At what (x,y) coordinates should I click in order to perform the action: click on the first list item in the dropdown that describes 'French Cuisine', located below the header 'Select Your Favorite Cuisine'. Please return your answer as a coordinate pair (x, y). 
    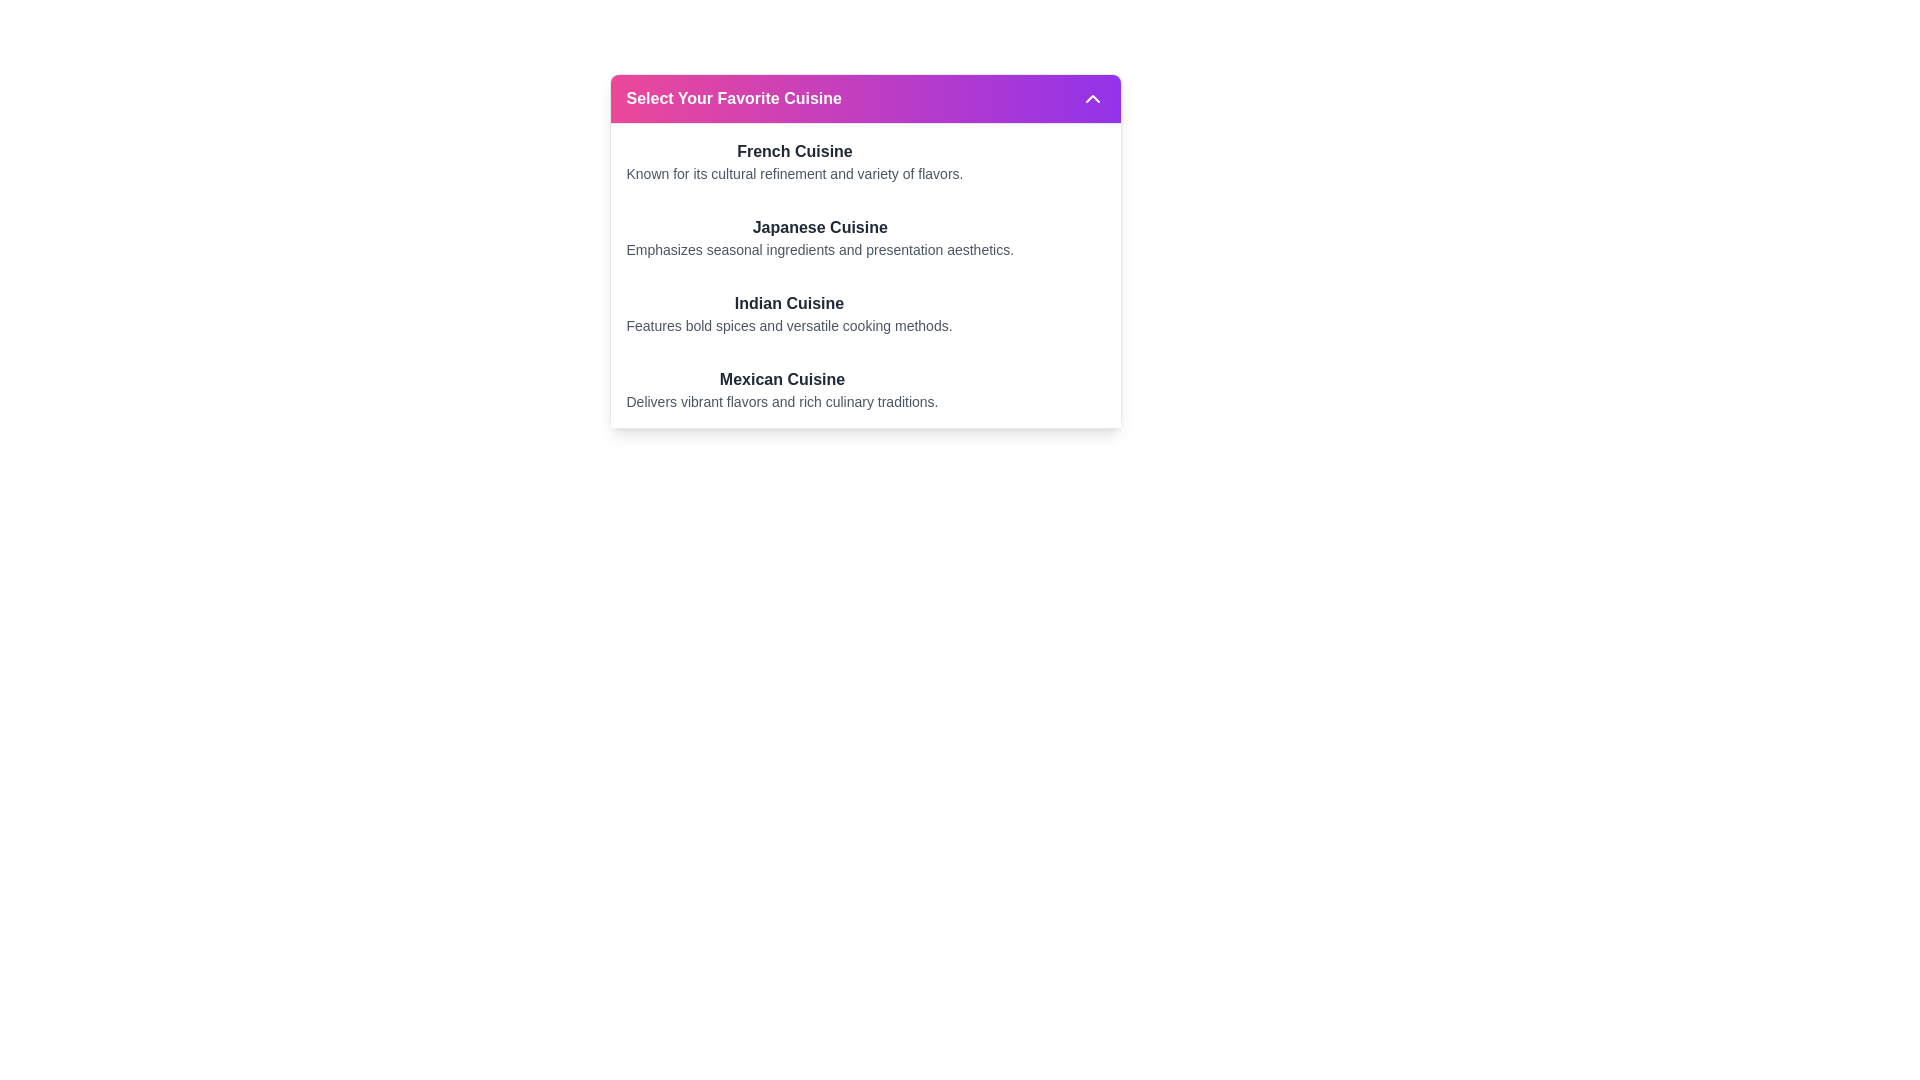
    Looking at the image, I should click on (865, 161).